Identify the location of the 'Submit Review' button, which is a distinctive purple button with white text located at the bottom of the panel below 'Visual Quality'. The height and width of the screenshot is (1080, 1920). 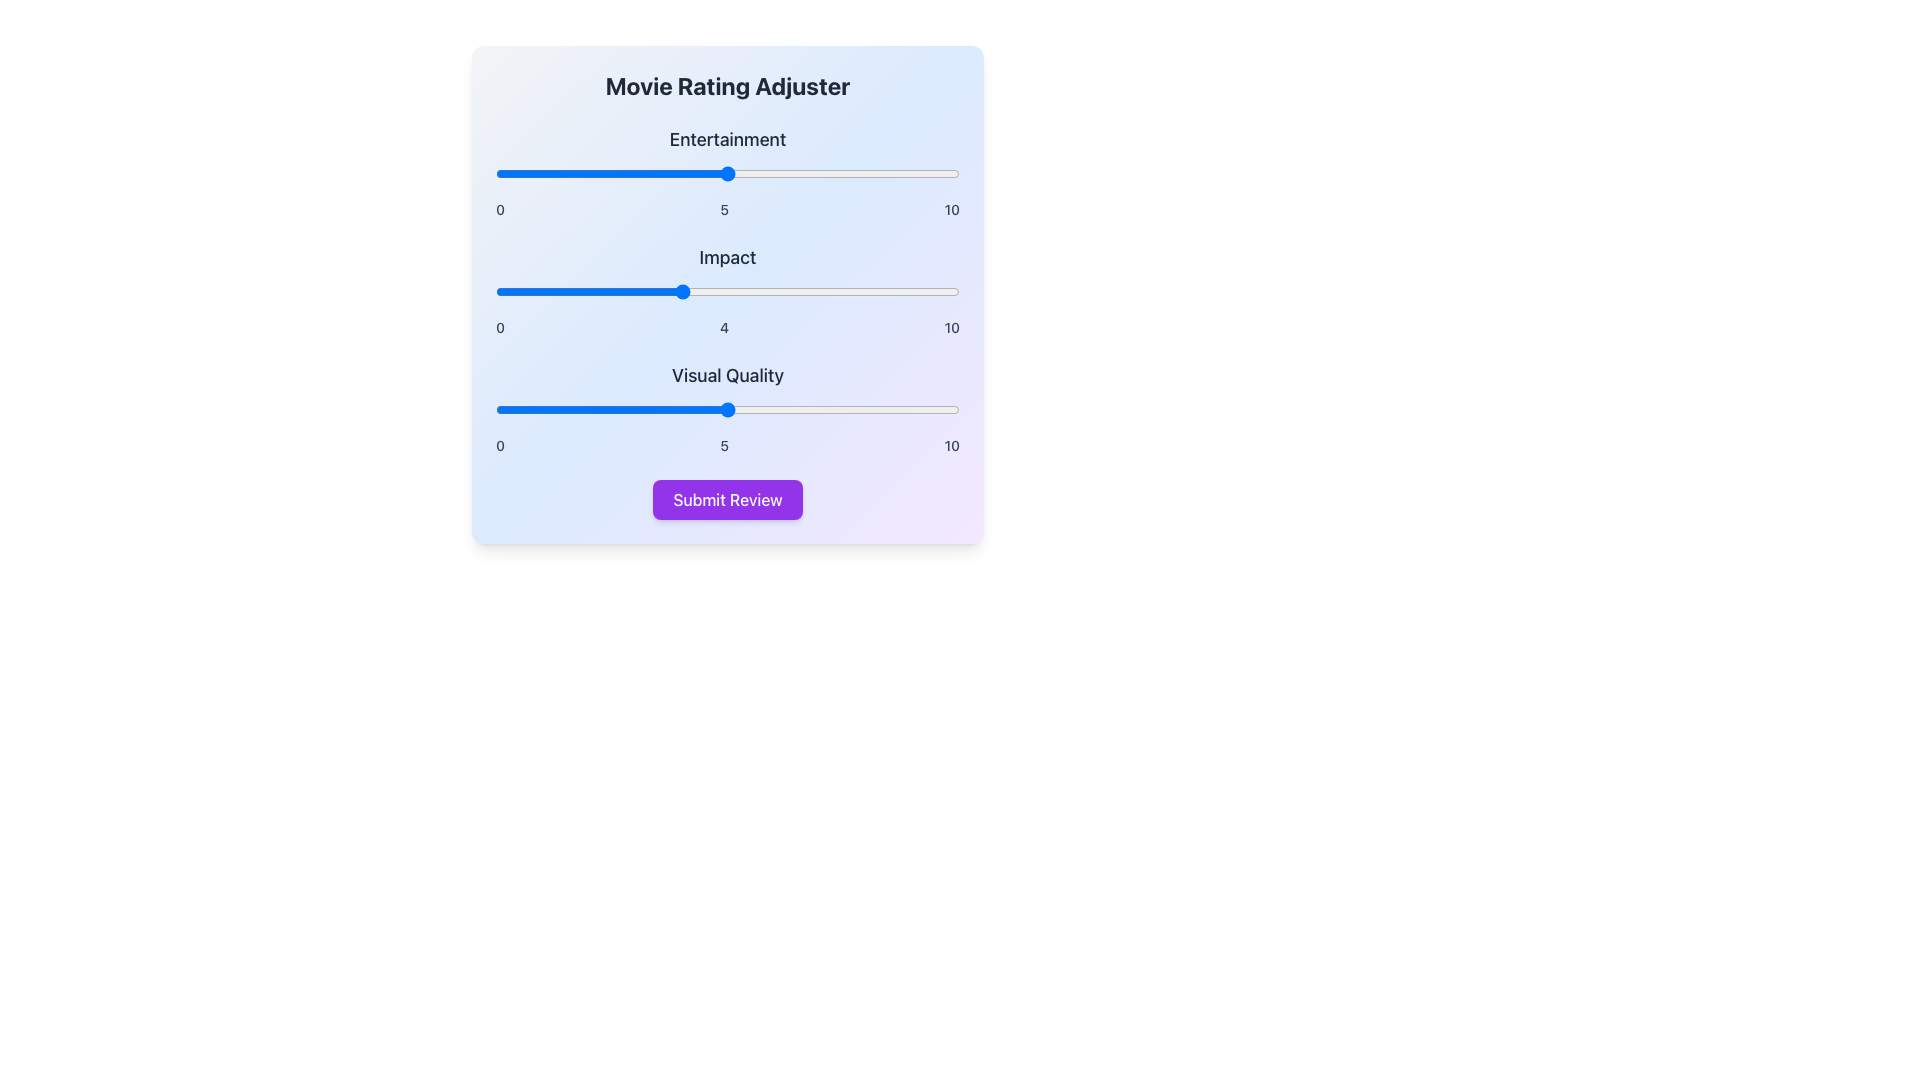
(727, 499).